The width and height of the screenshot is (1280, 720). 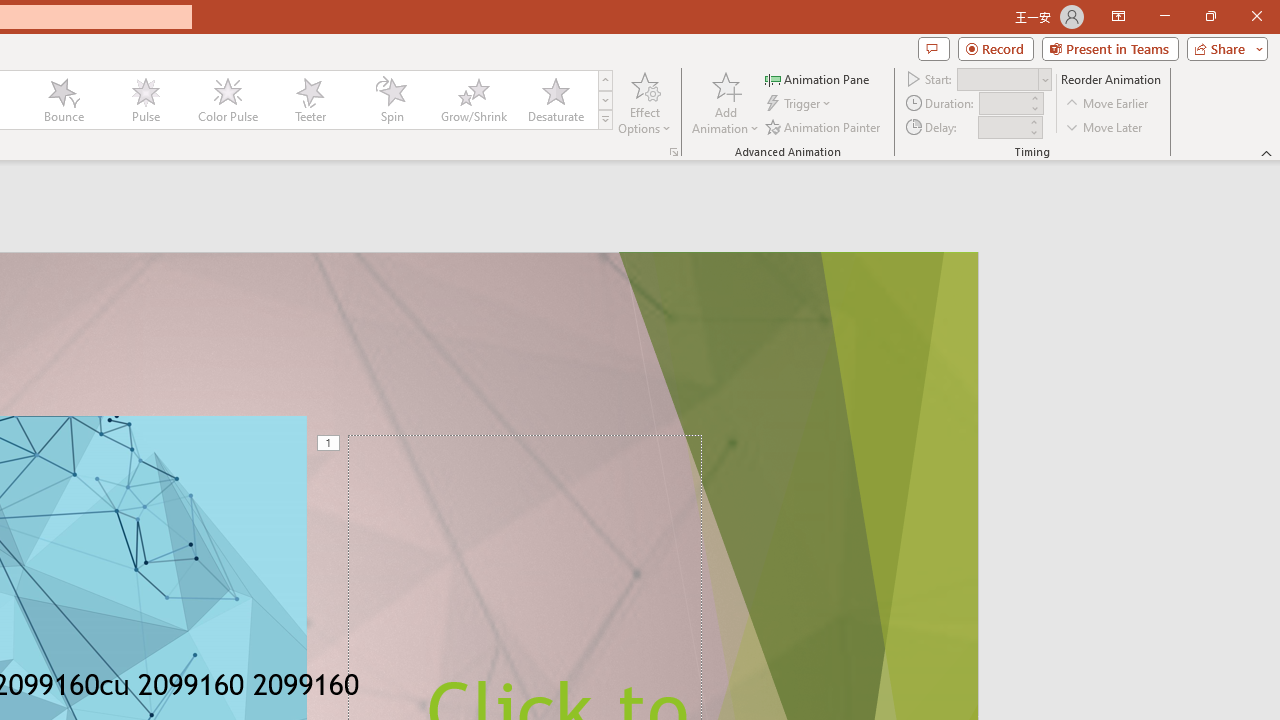 What do you see at coordinates (227, 100) in the screenshot?
I see `'Color Pulse'` at bounding box center [227, 100].